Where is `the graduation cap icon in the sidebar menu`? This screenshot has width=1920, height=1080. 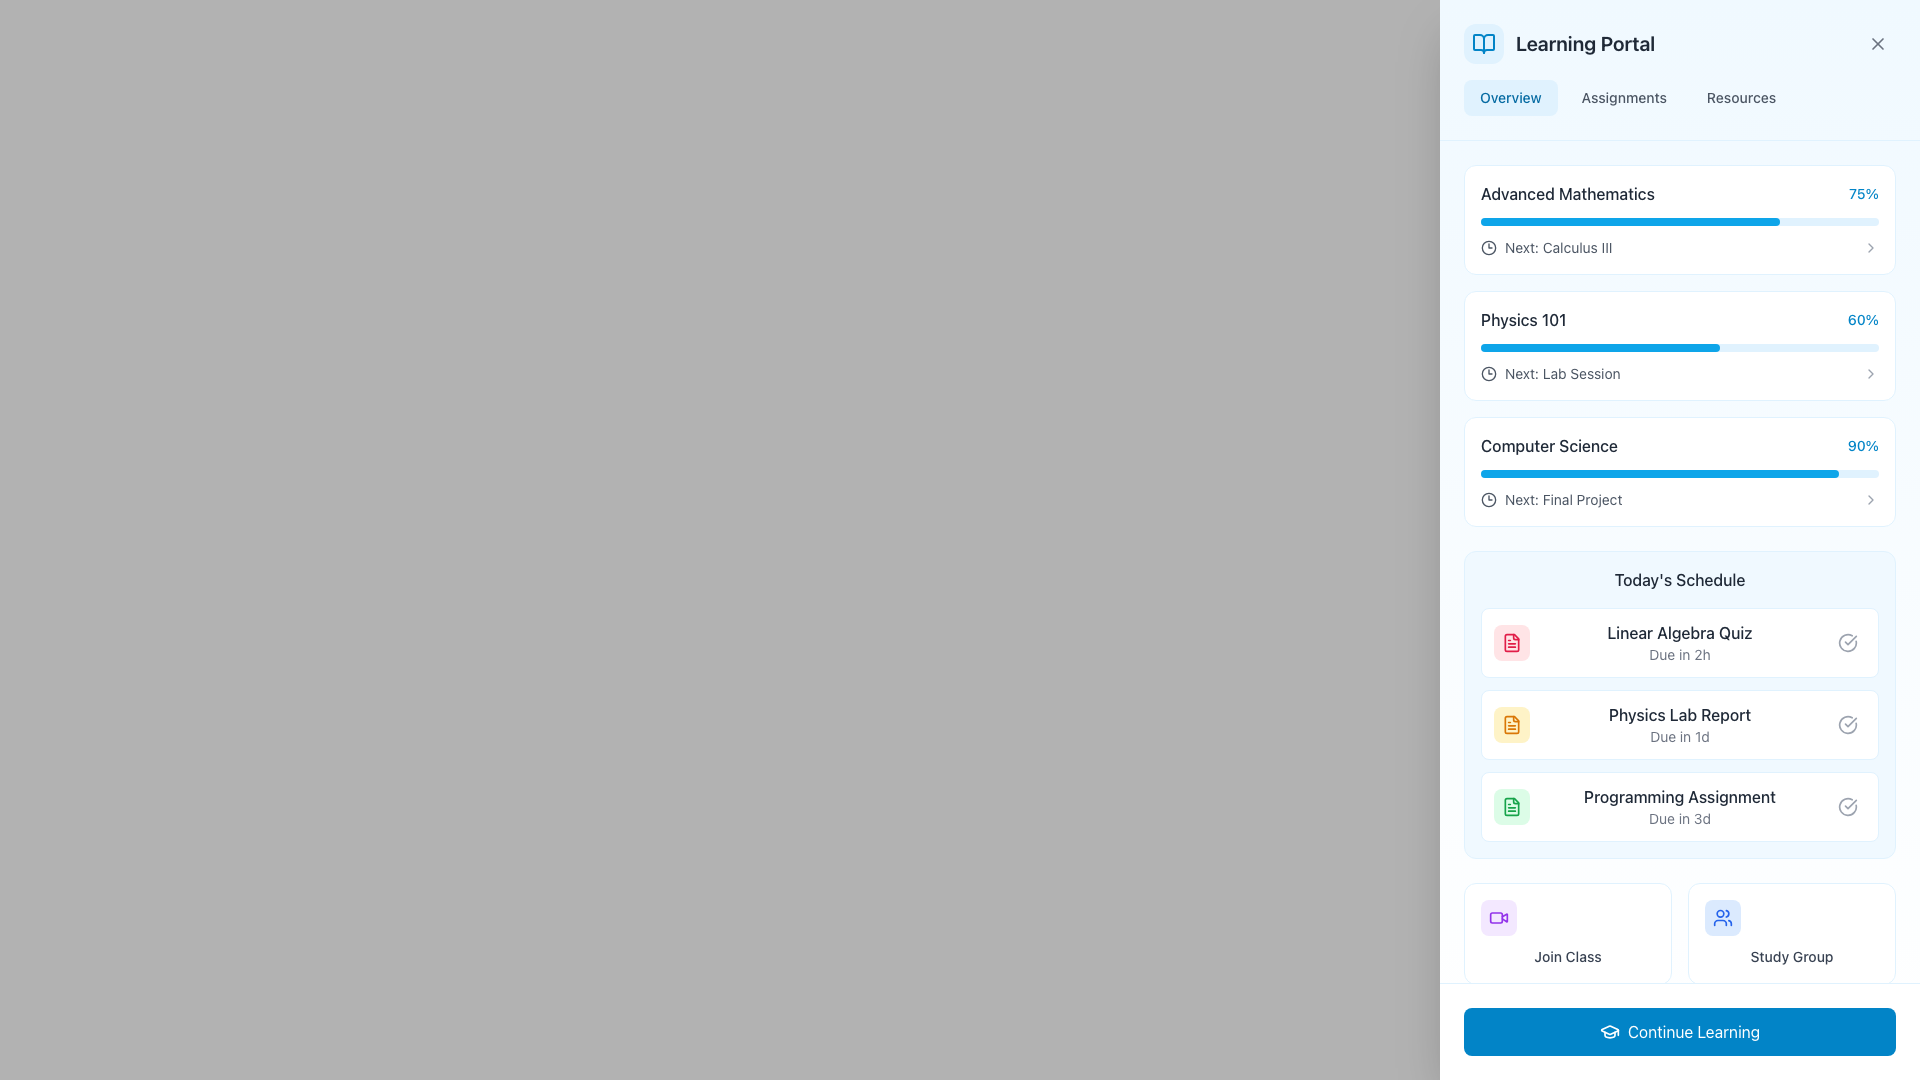 the graduation cap icon in the sidebar menu is located at coordinates (1609, 1030).